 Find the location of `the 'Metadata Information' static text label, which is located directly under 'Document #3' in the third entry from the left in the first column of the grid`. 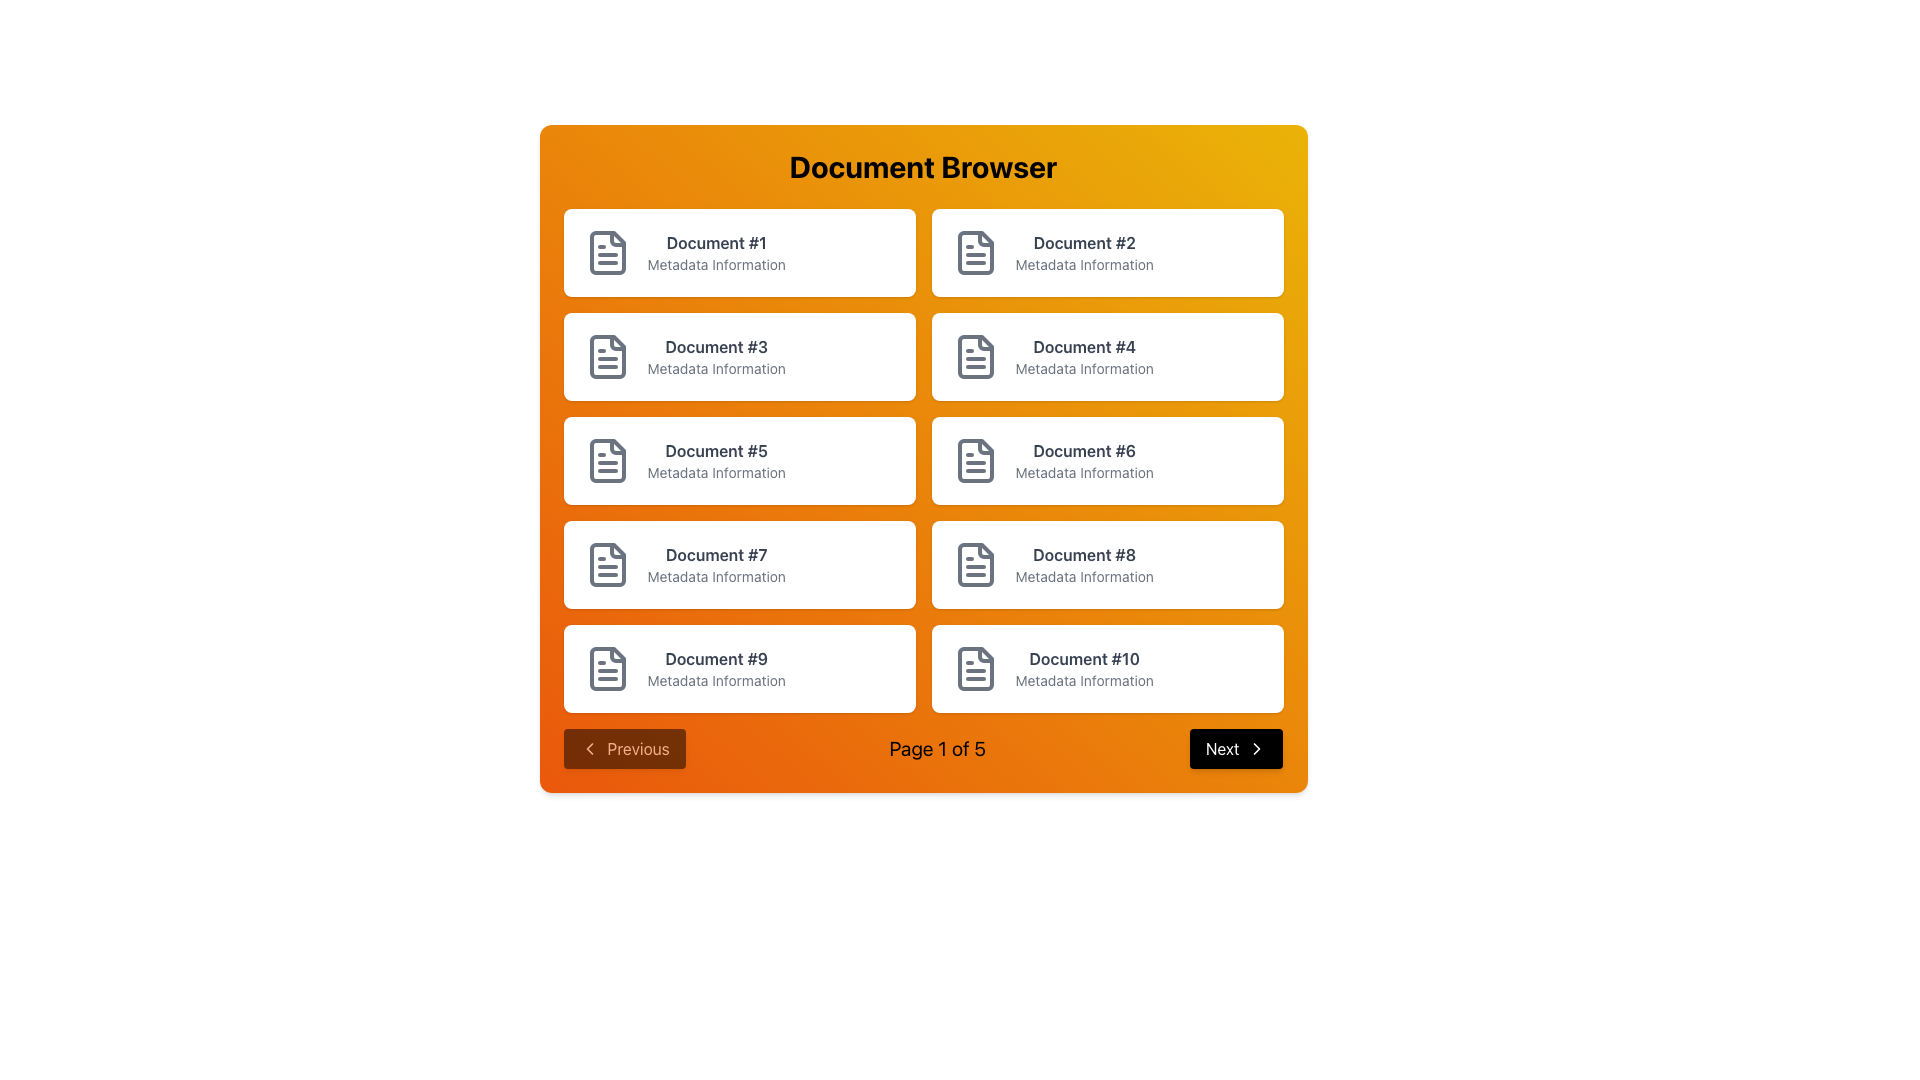

the 'Metadata Information' static text label, which is located directly under 'Document #3' in the third entry from the left in the first column of the grid is located at coordinates (716, 369).